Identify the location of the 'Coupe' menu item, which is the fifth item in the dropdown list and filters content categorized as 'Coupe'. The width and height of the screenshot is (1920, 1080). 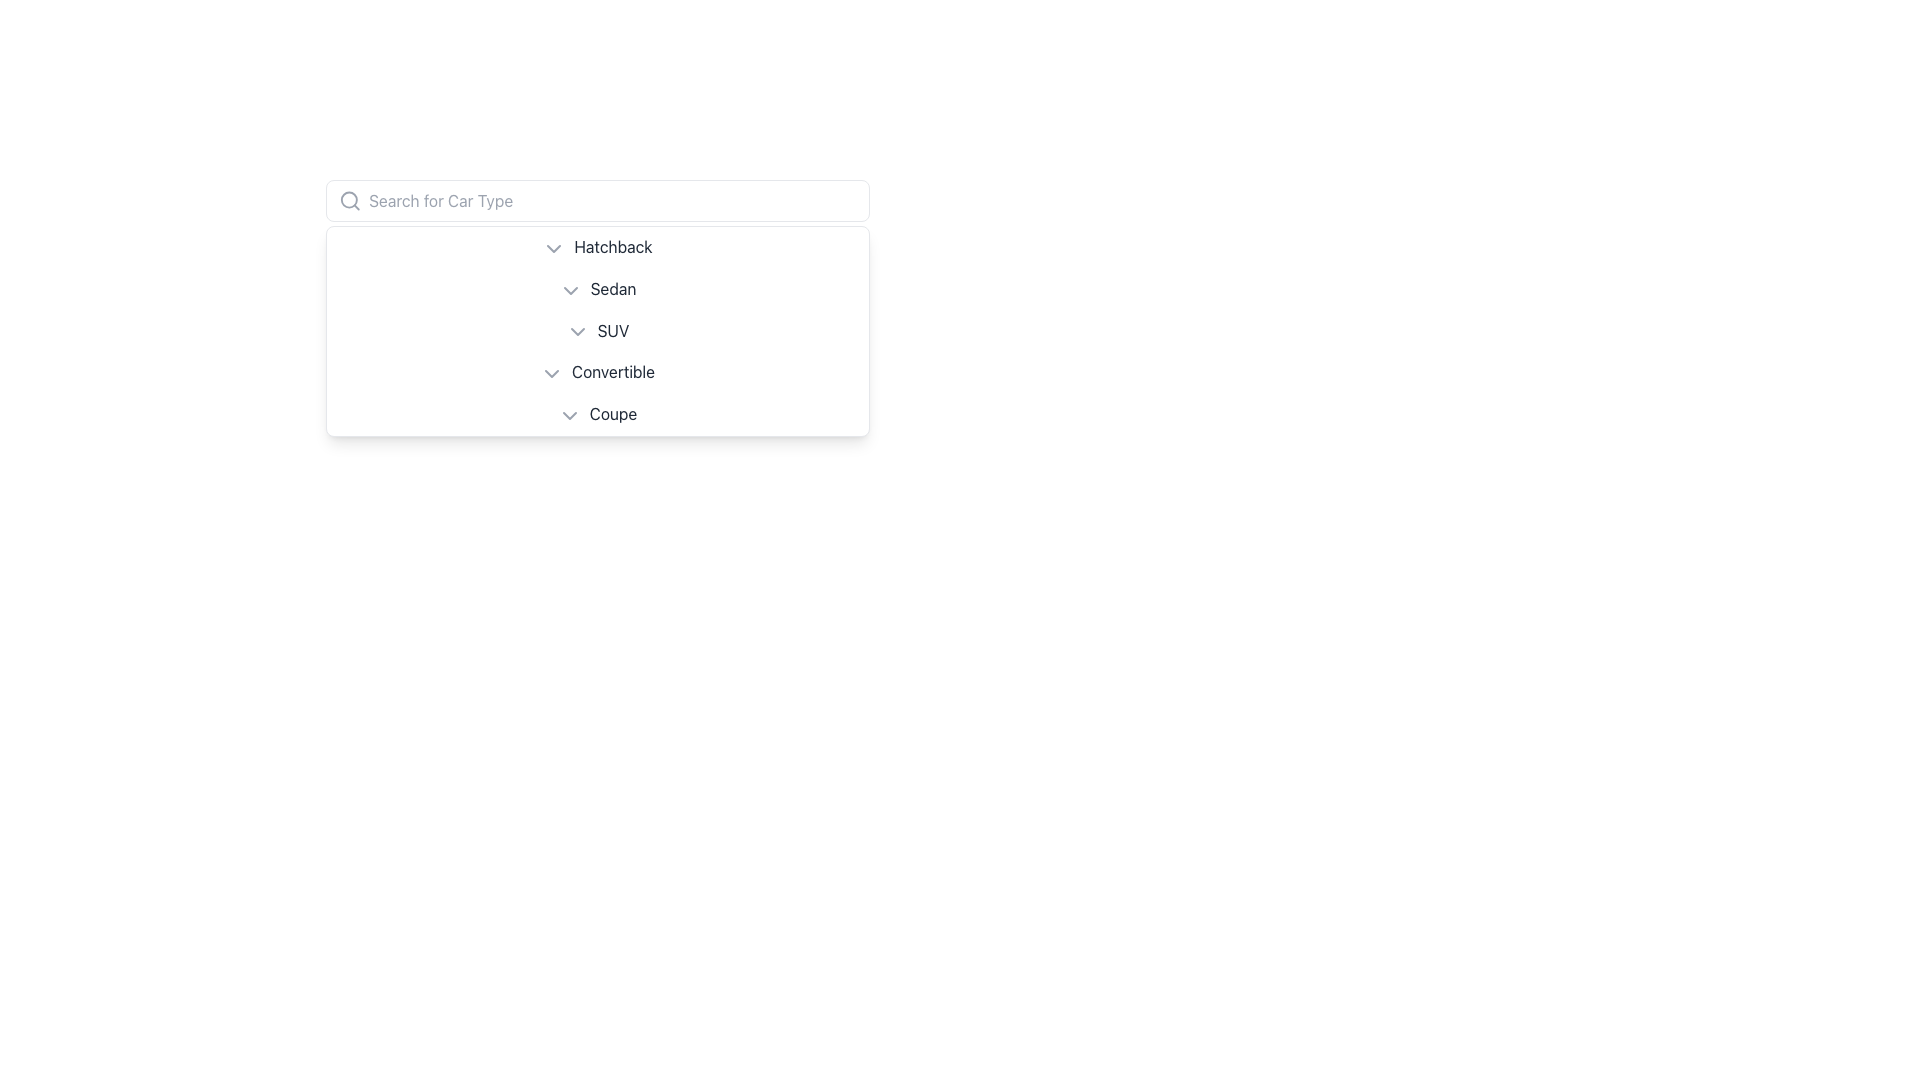
(596, 414).